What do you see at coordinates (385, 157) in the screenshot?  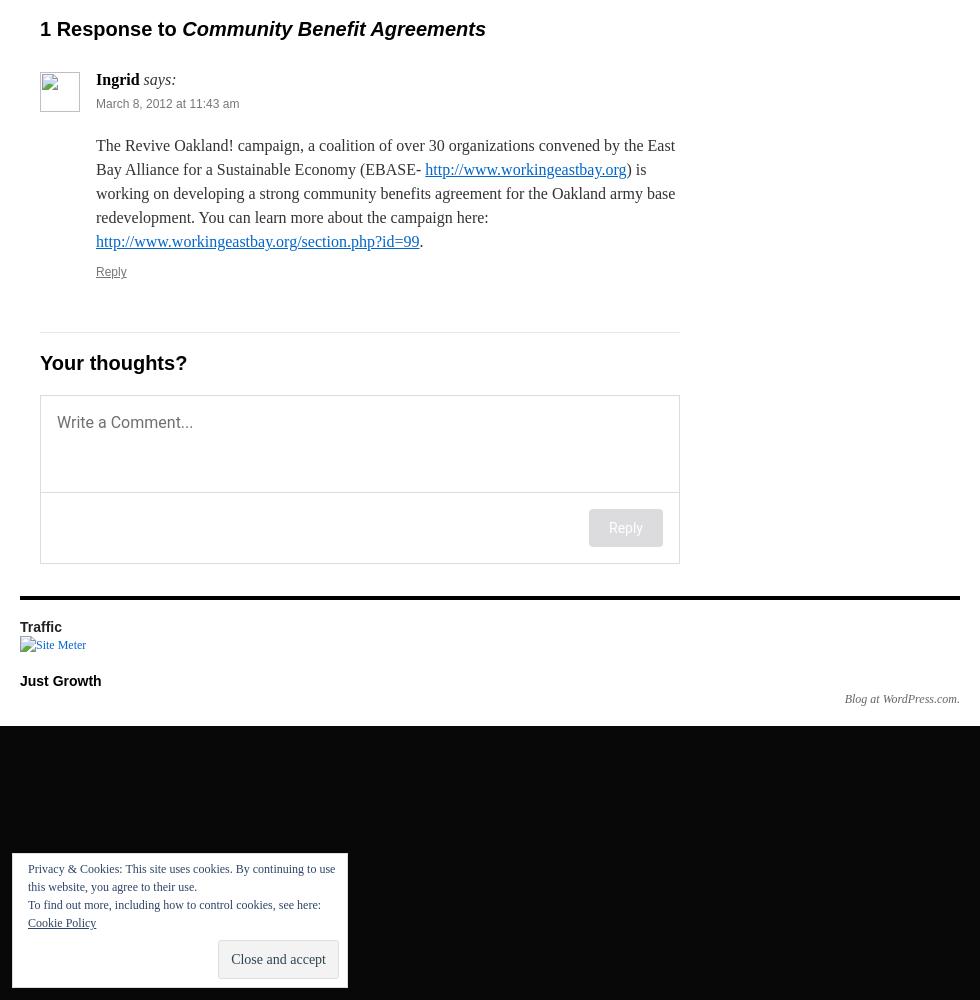 I see `'The Revive Oakland! campaign, a coalition of over 30 organizations convened by the East Bay Alliance for a Sustainable Economy (EBASE-'` at bounding box center [385, 157].